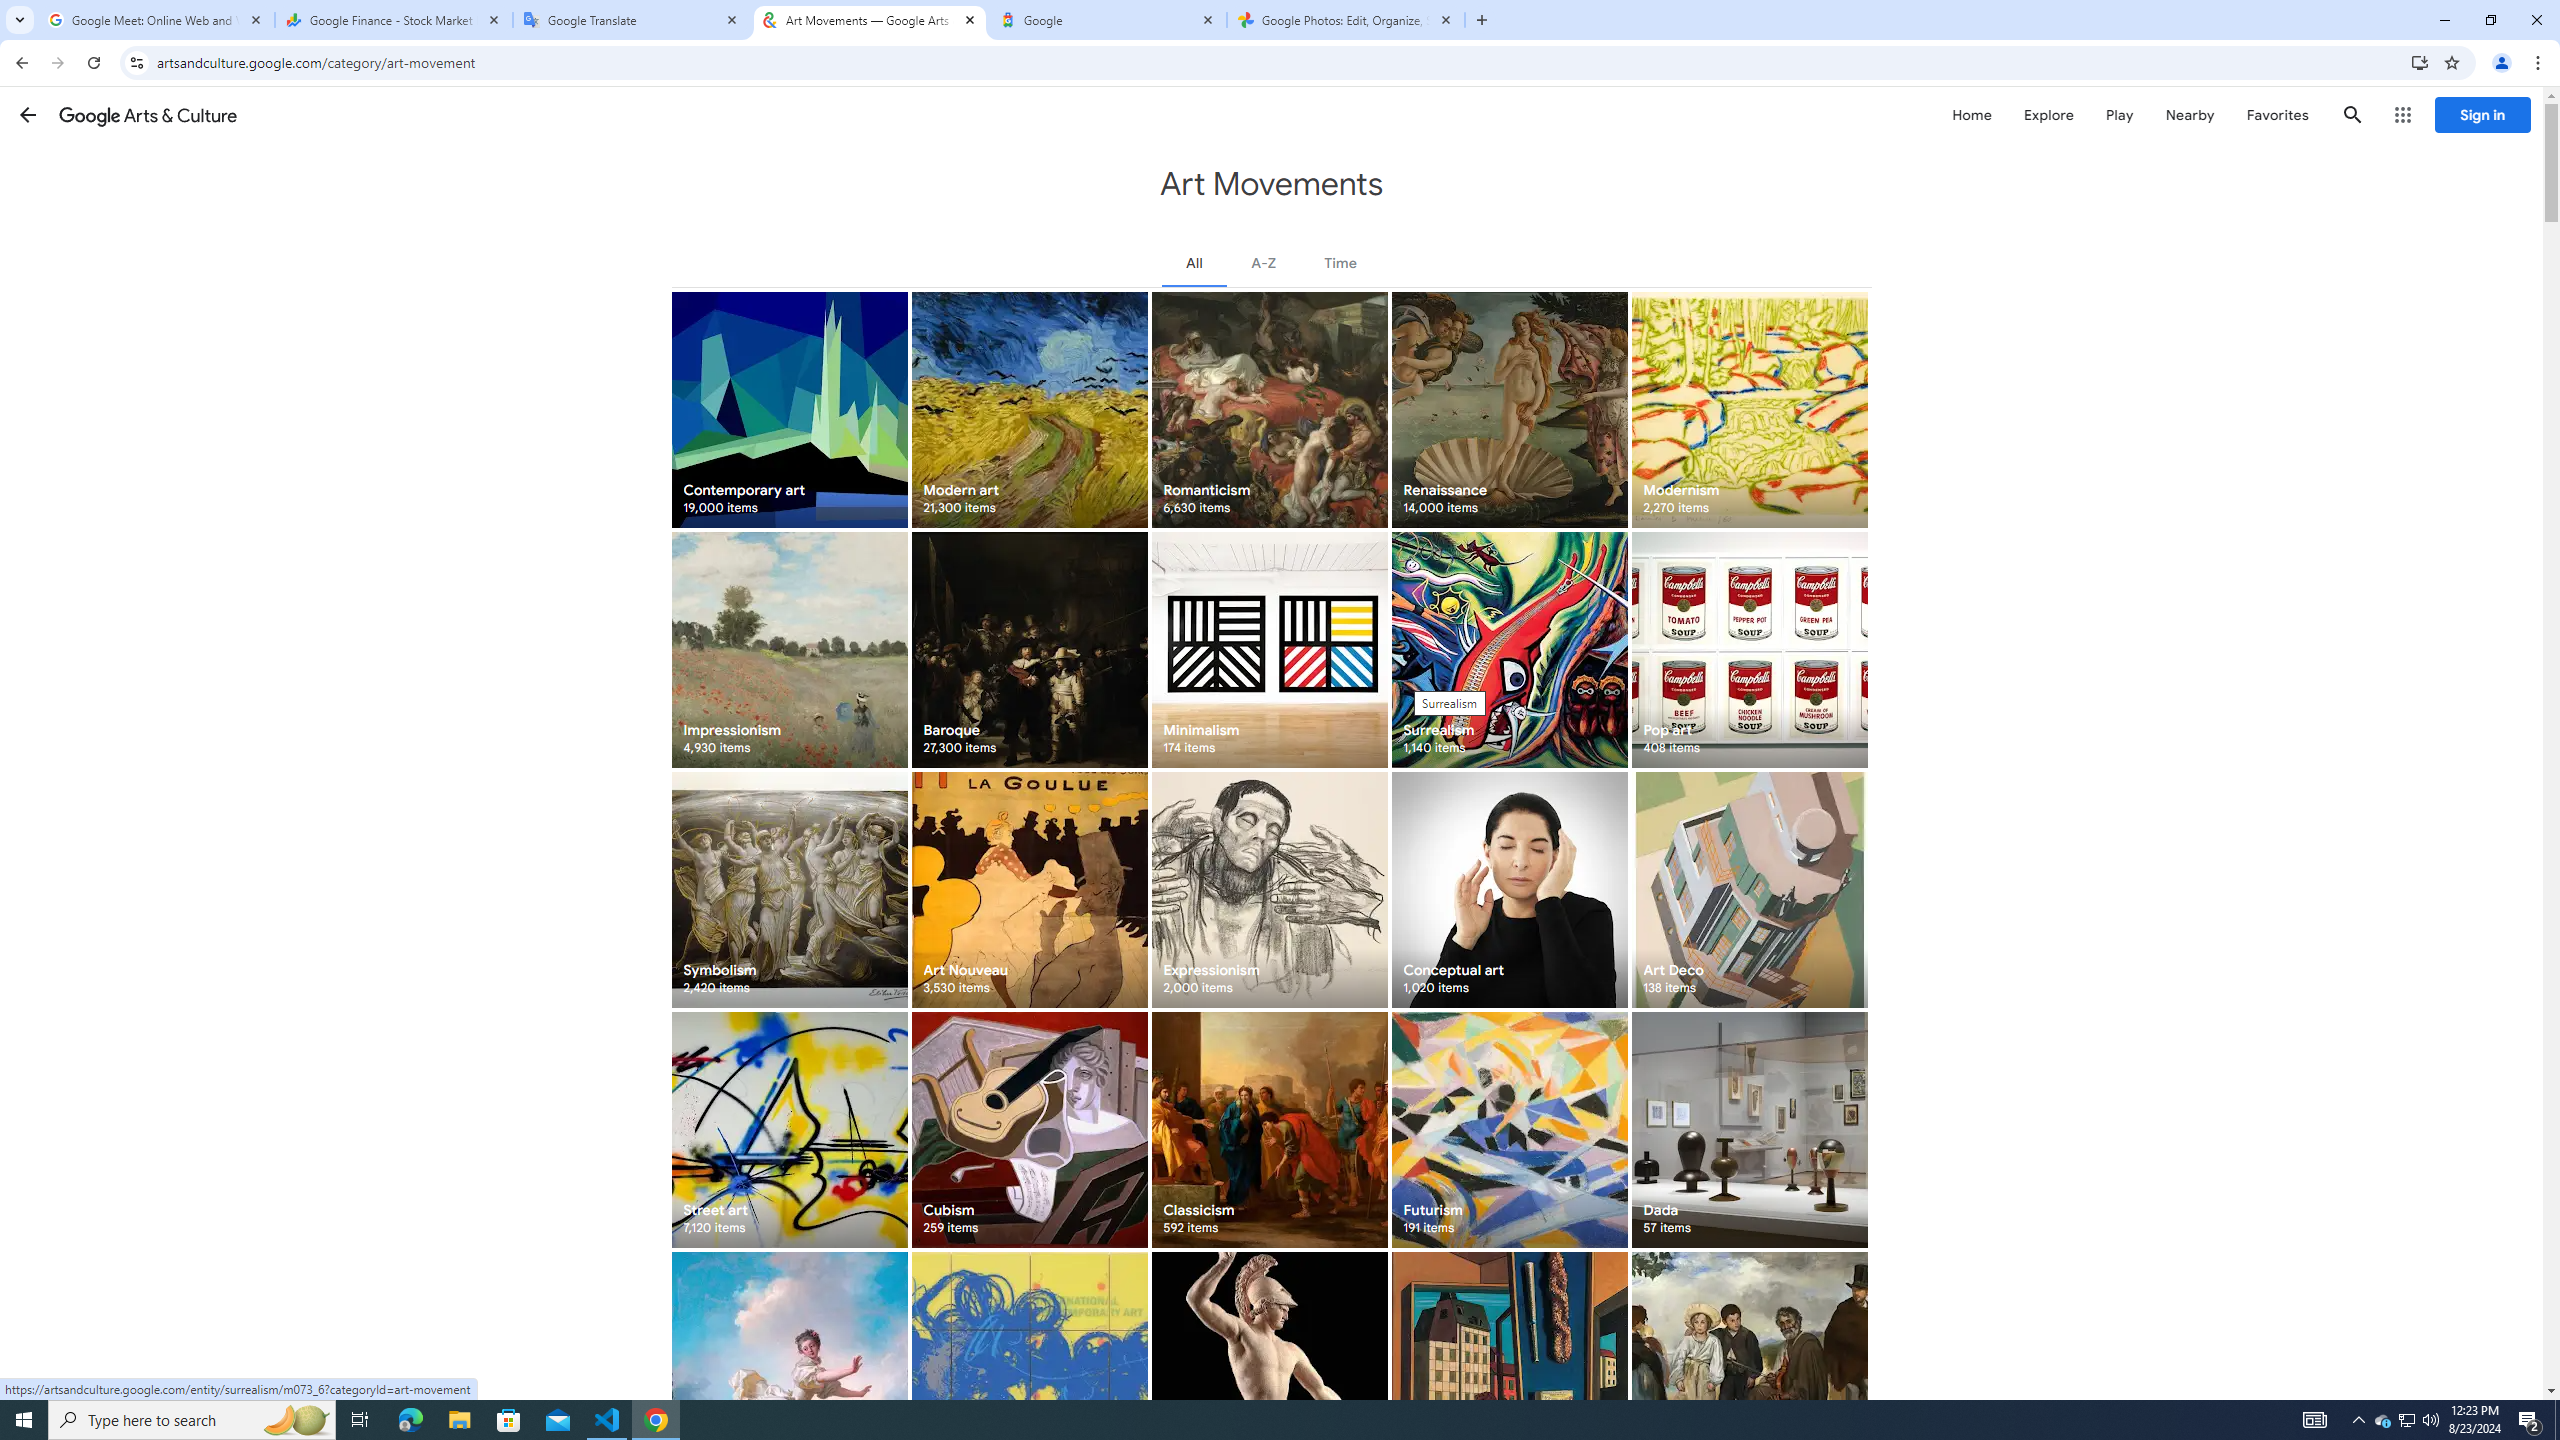 The image size is (2560, 1440). I want to click on 'Conceptual art 1,020 items', so click(1508, 888).